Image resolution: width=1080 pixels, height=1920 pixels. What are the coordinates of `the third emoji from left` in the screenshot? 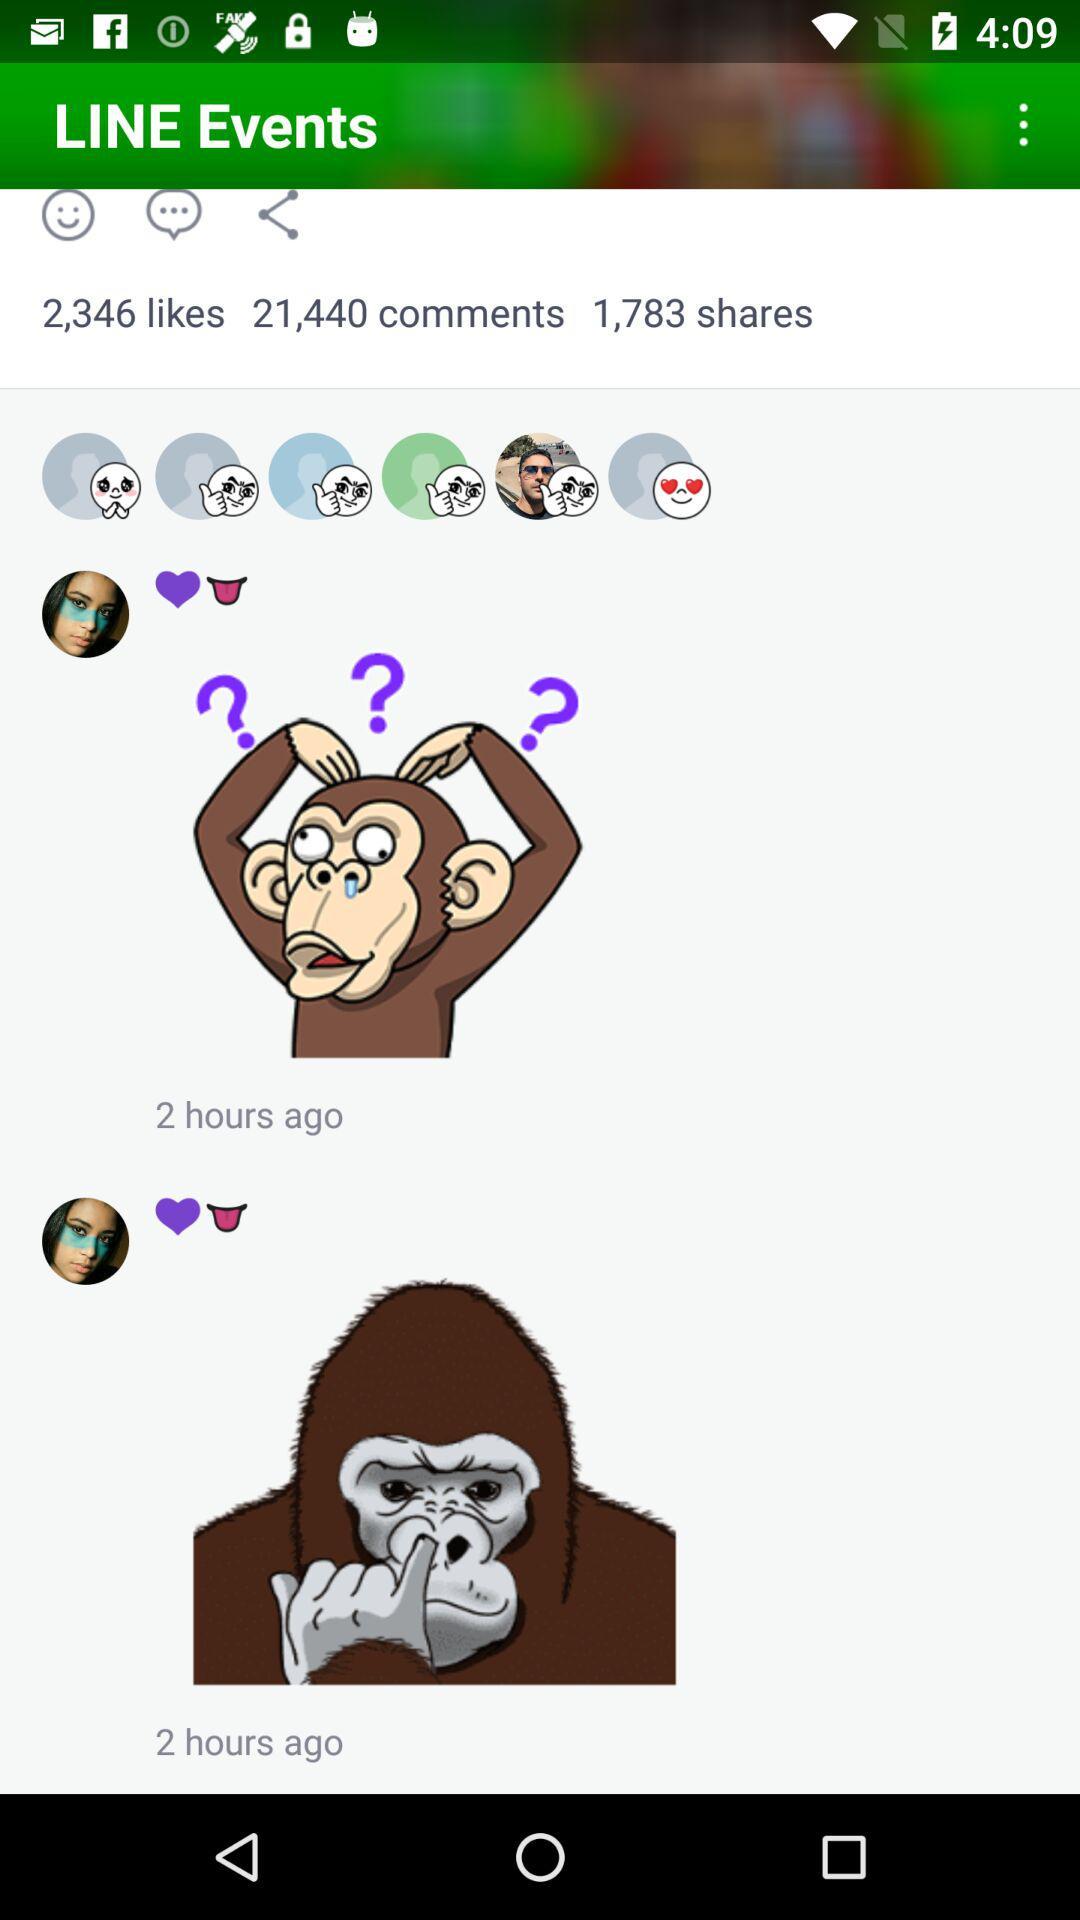 It's located at (320, 476).